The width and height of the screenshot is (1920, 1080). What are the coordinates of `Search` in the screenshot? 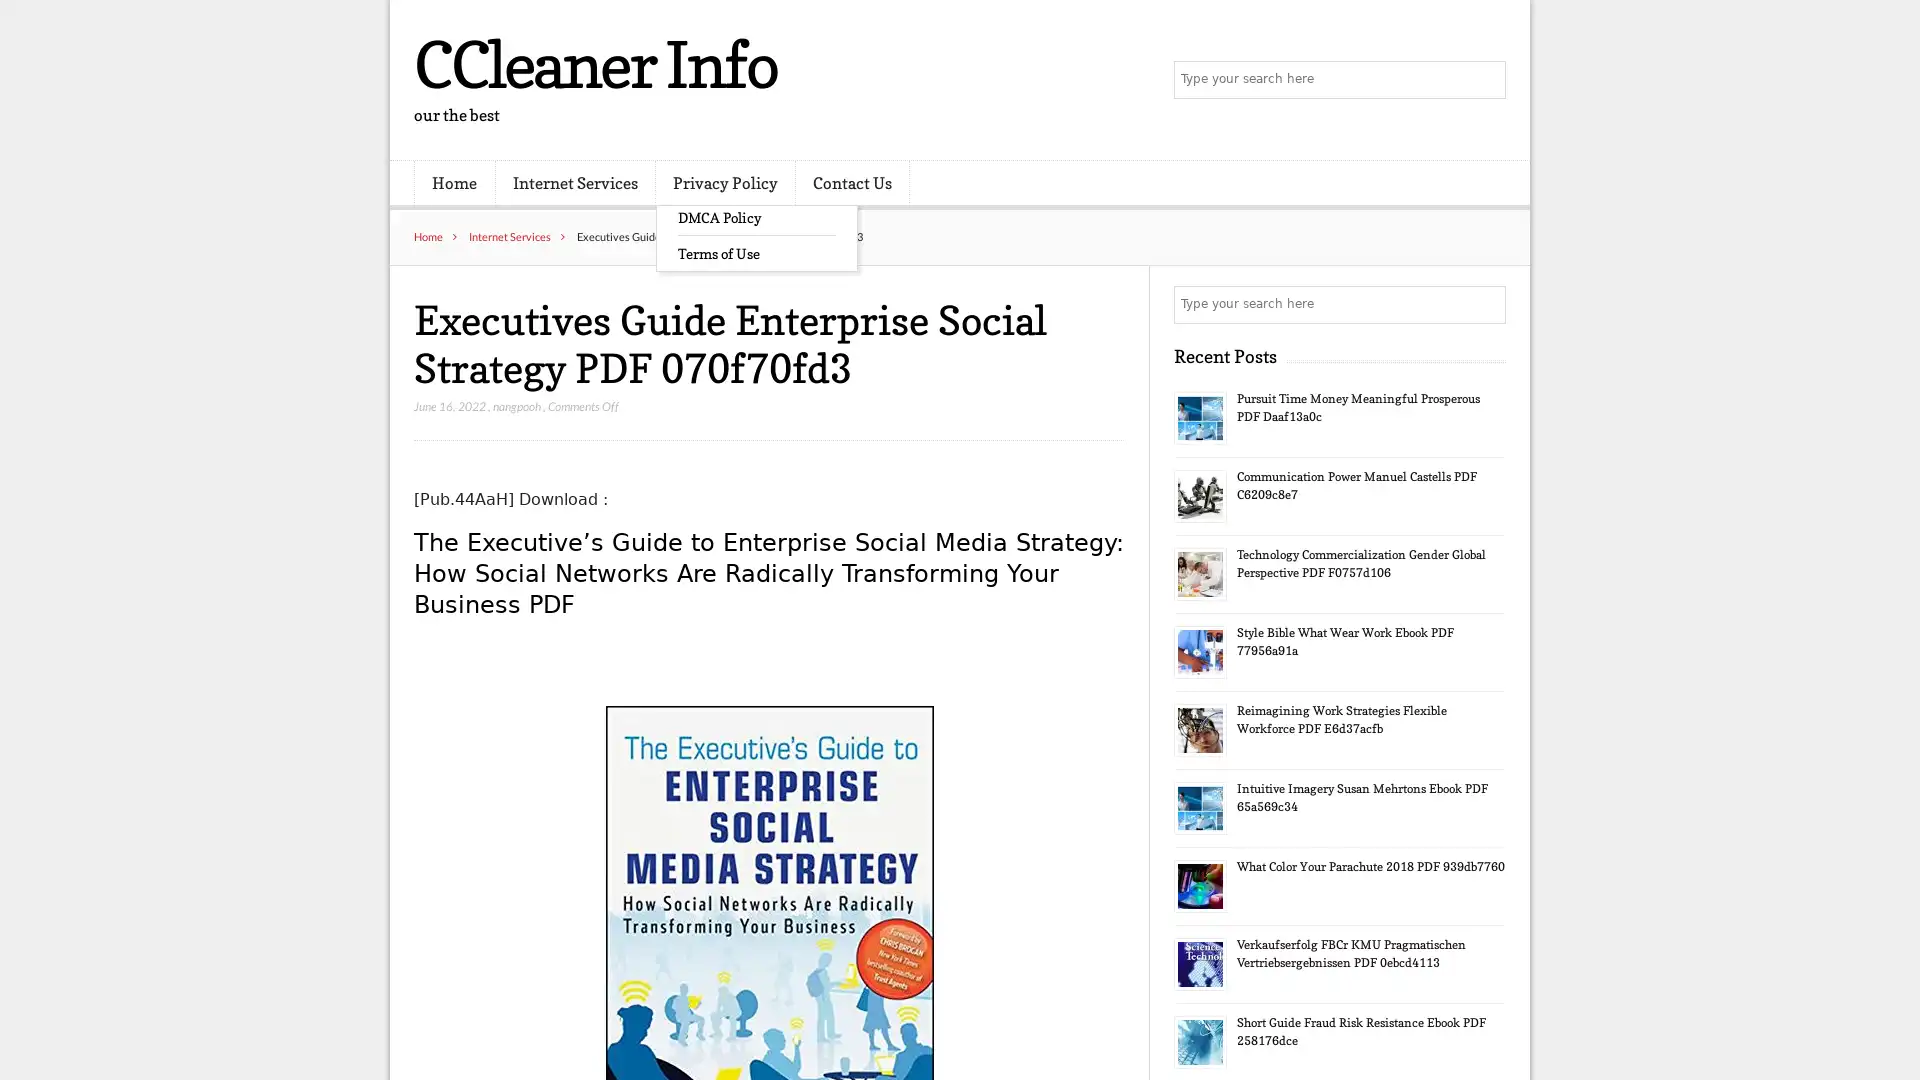 It's located at (1485, 80).